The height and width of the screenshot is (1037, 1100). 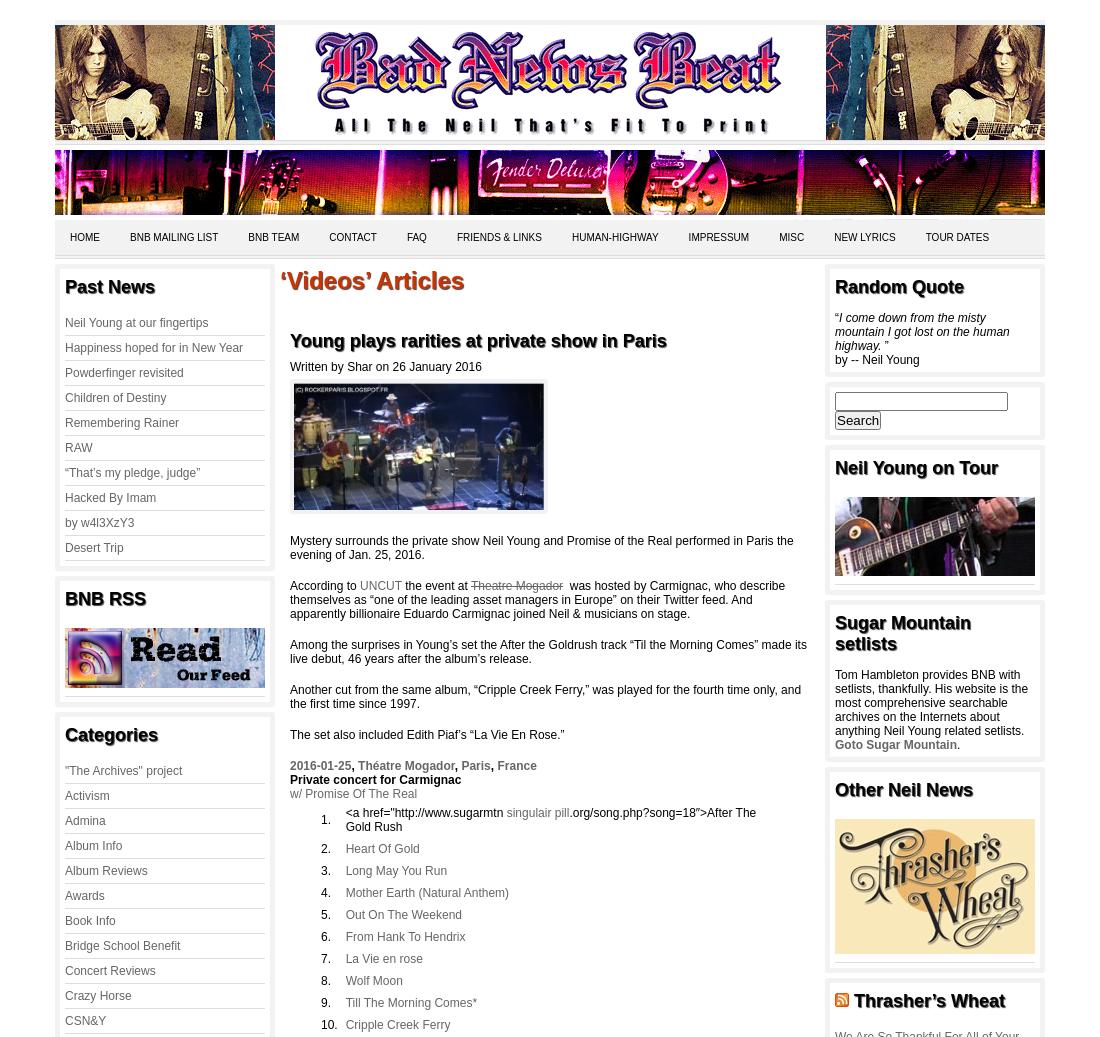 What do you see at coordinates (406, 766) in the screenshot?
I see `'Théatre Mogador'` at bounding box center [406, 766].